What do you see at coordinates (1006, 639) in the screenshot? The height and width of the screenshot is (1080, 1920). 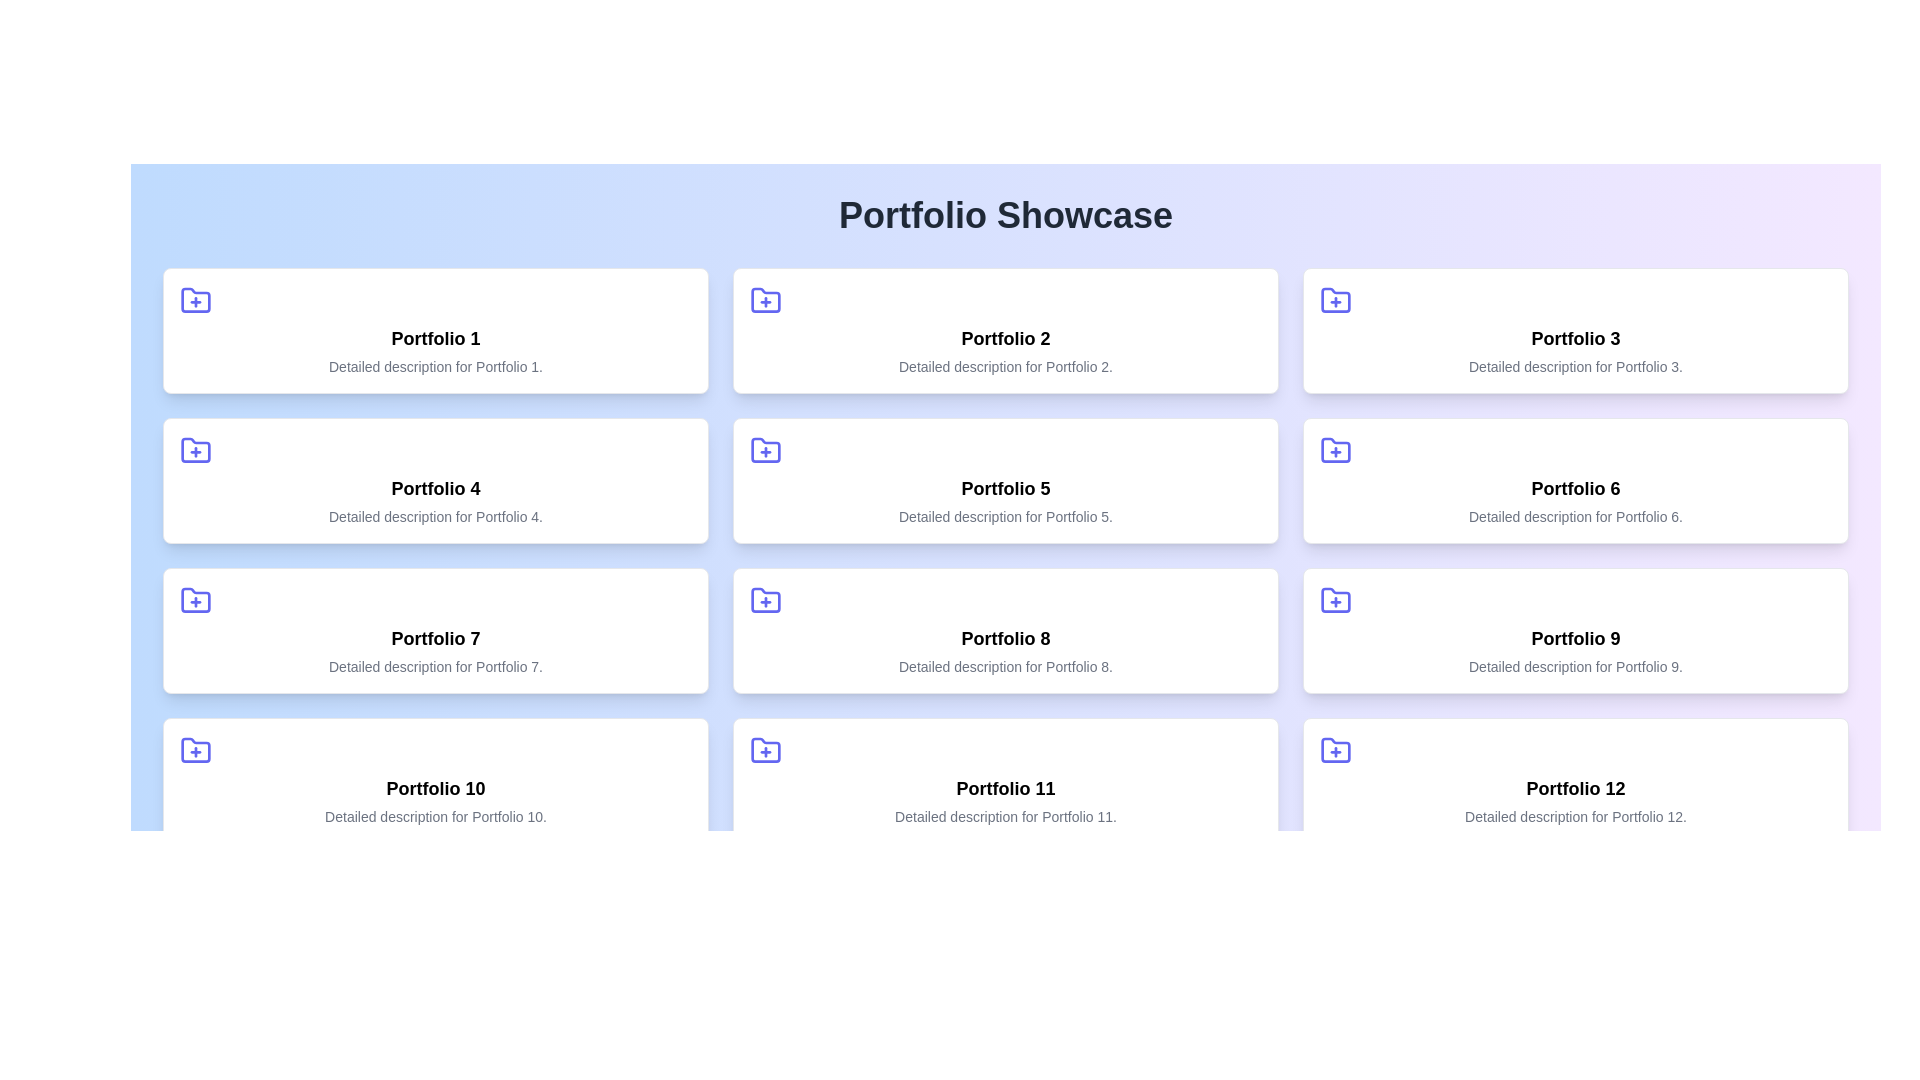 I see `the bolded text header displaying 'Portfolio 8' located in the eighth card of a grid layout, positioned between an icon above and a description text below` at bounding box center [1006, 639].